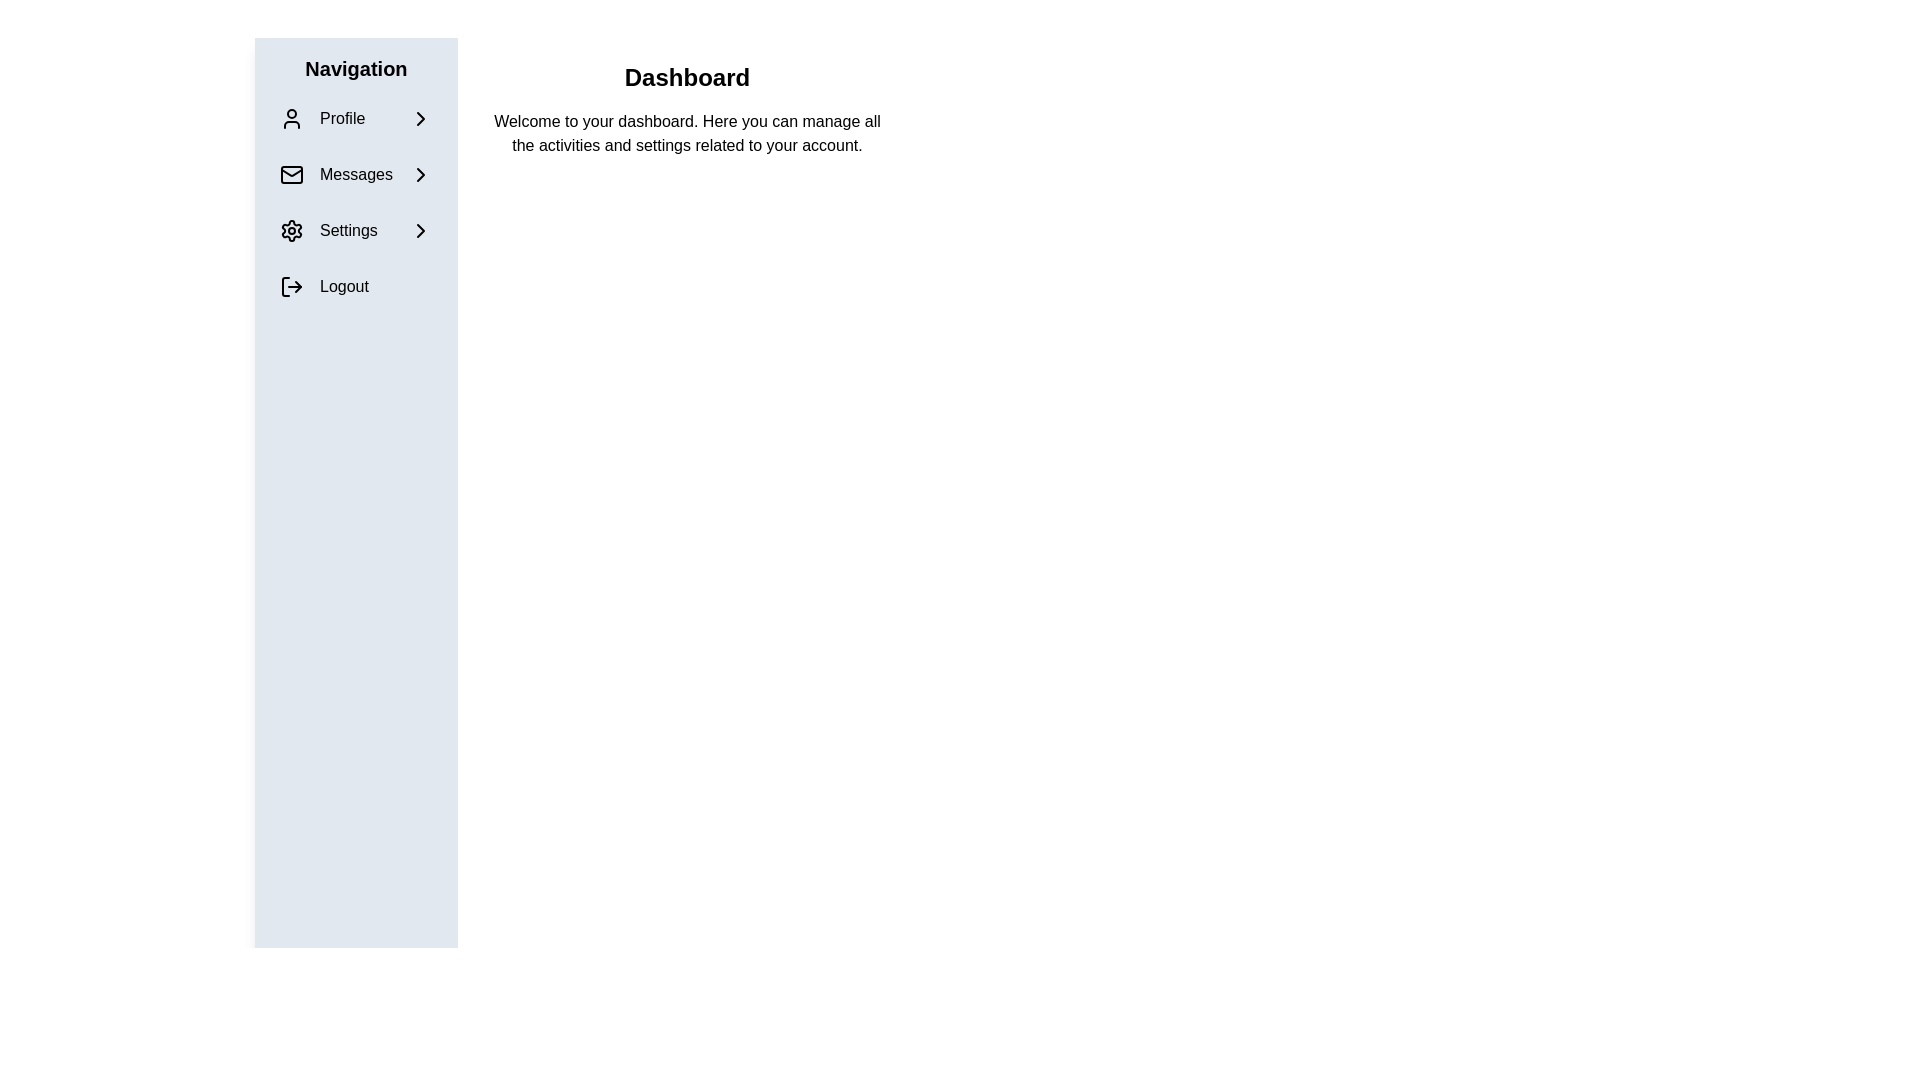  Describe the element at coordinates (356, 119) in the screenshot. I see `the first item in the vertically stacked navigation menu` at that location.